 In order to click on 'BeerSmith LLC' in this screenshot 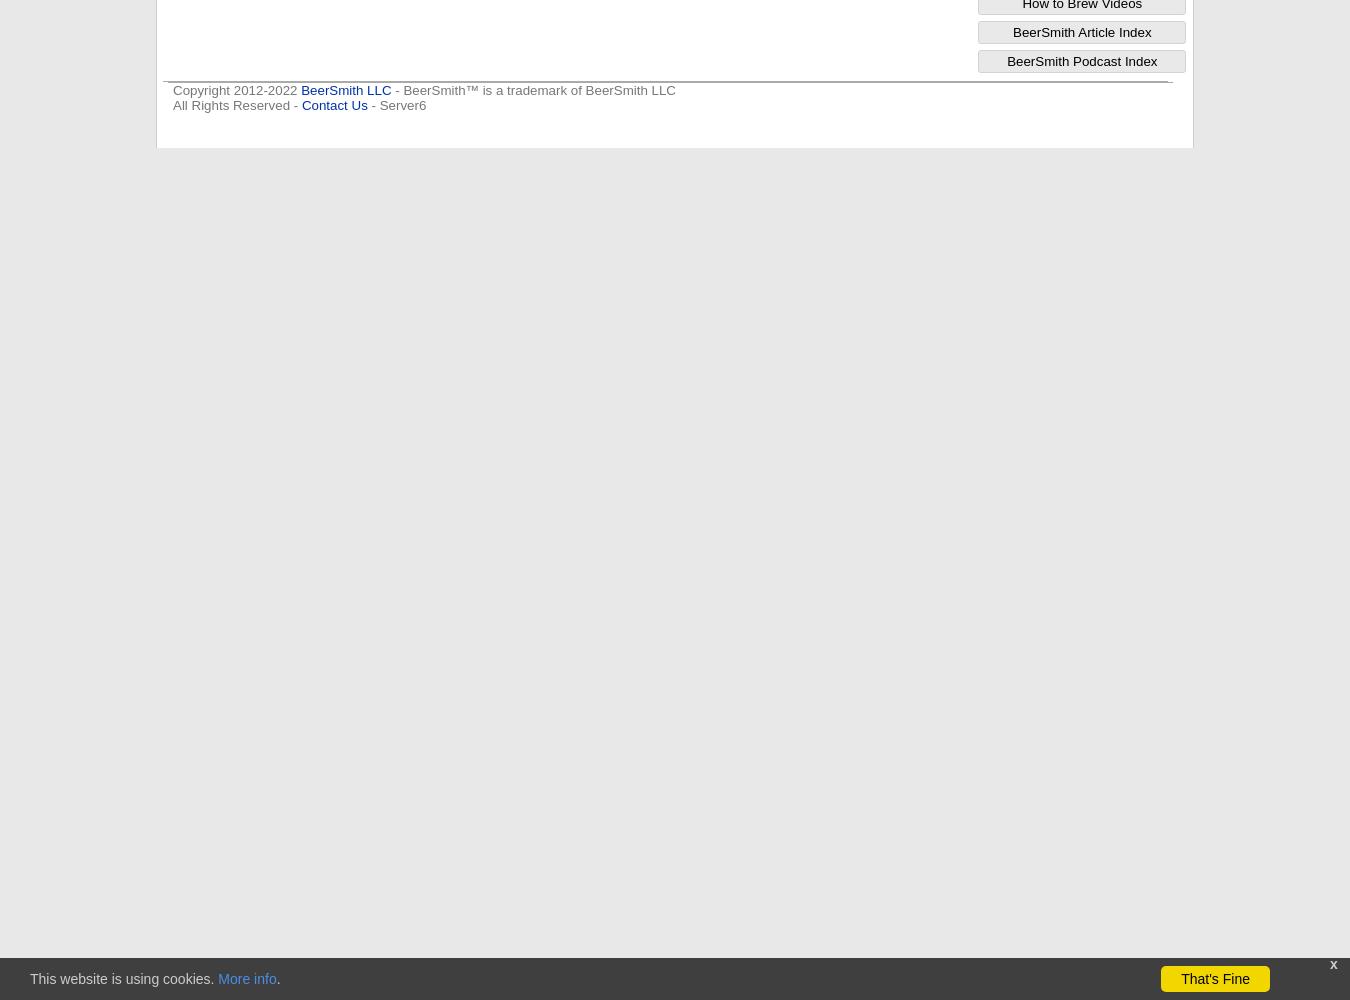, I will do `click(346, 88)`.